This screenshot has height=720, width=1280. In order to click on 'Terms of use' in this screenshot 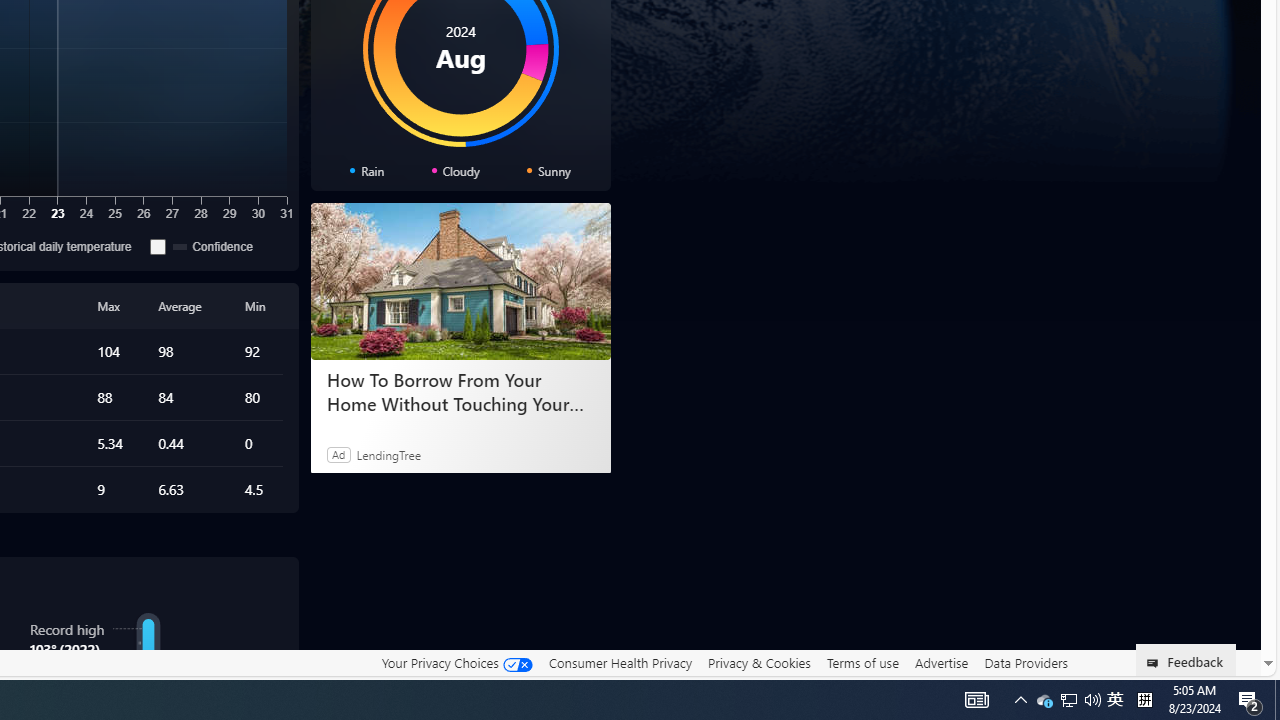, I will do `click(862, 663)`.